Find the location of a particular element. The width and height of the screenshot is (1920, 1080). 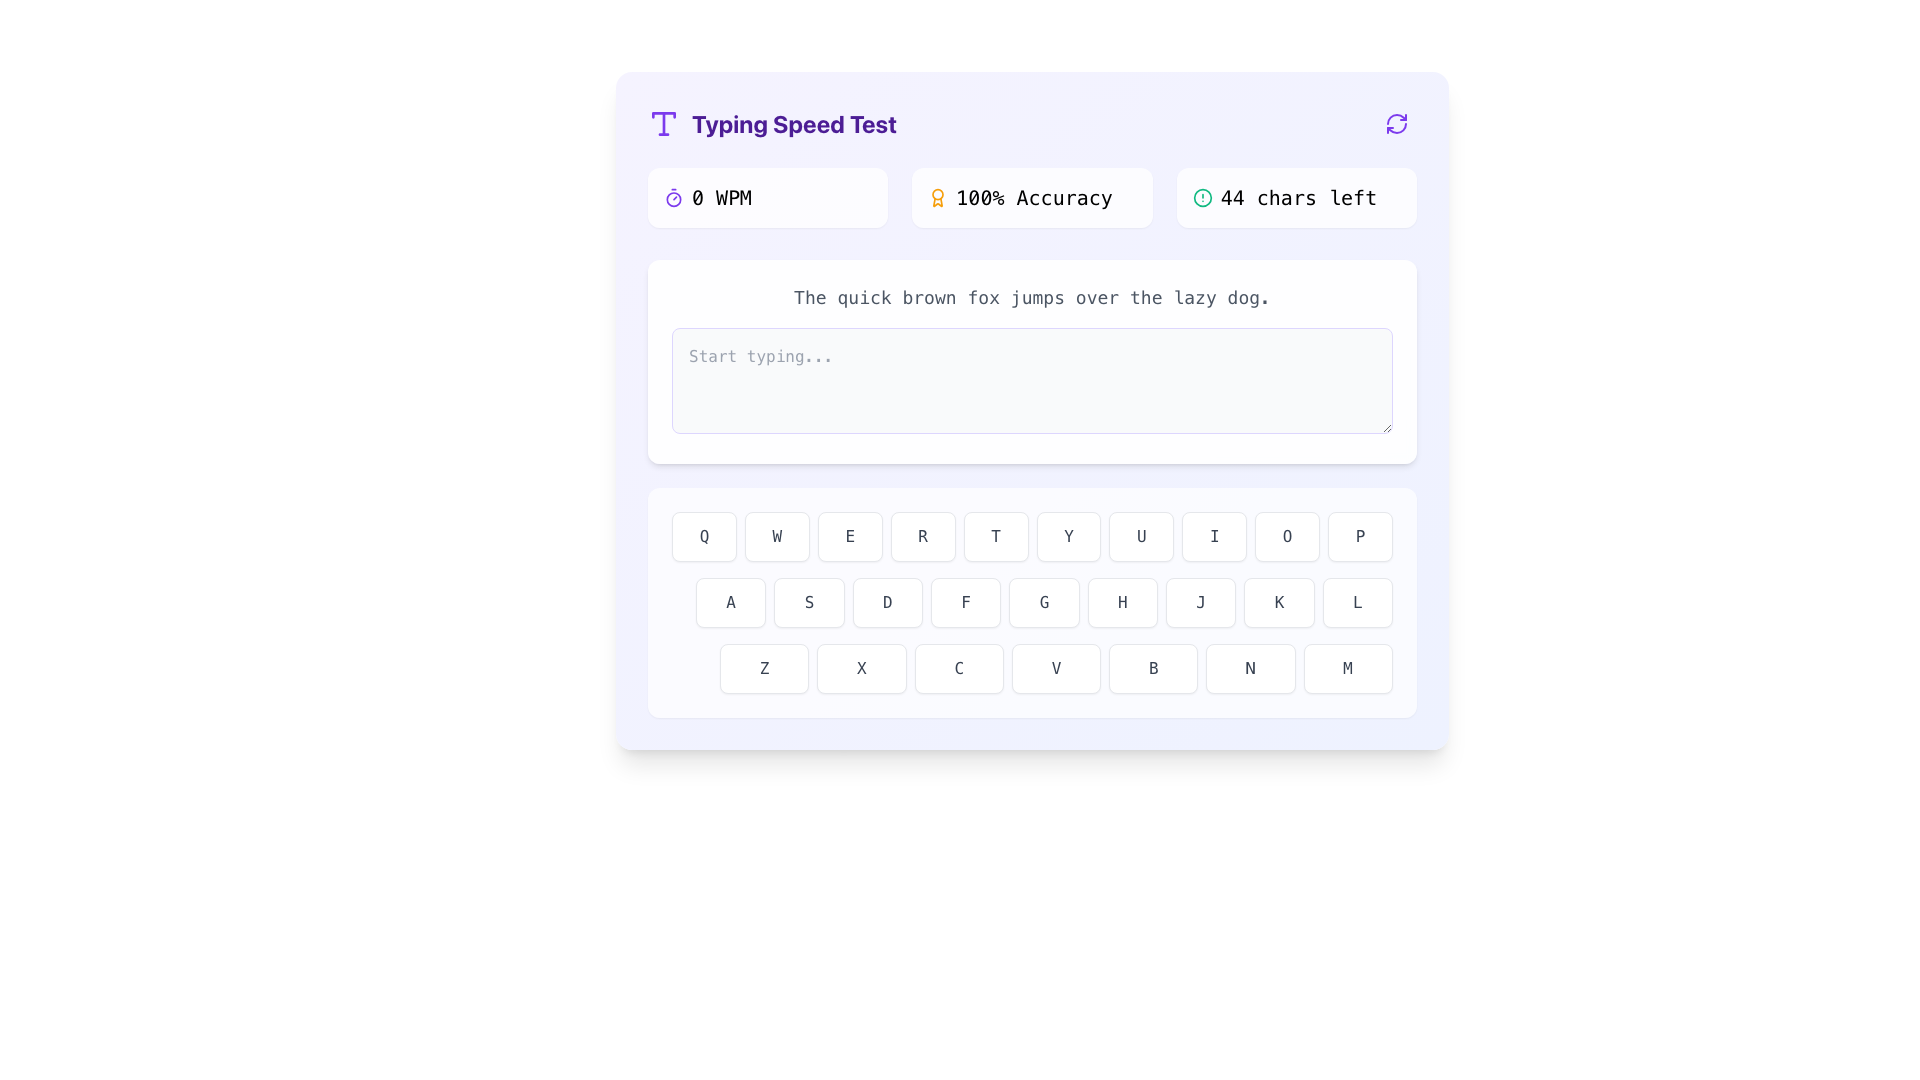

the 7th button in the virtual keyboard layout, which is shaped as a rounded rectangle and displays the letter 'U' in gray text on a white background is located at coordinates (1141, 535).